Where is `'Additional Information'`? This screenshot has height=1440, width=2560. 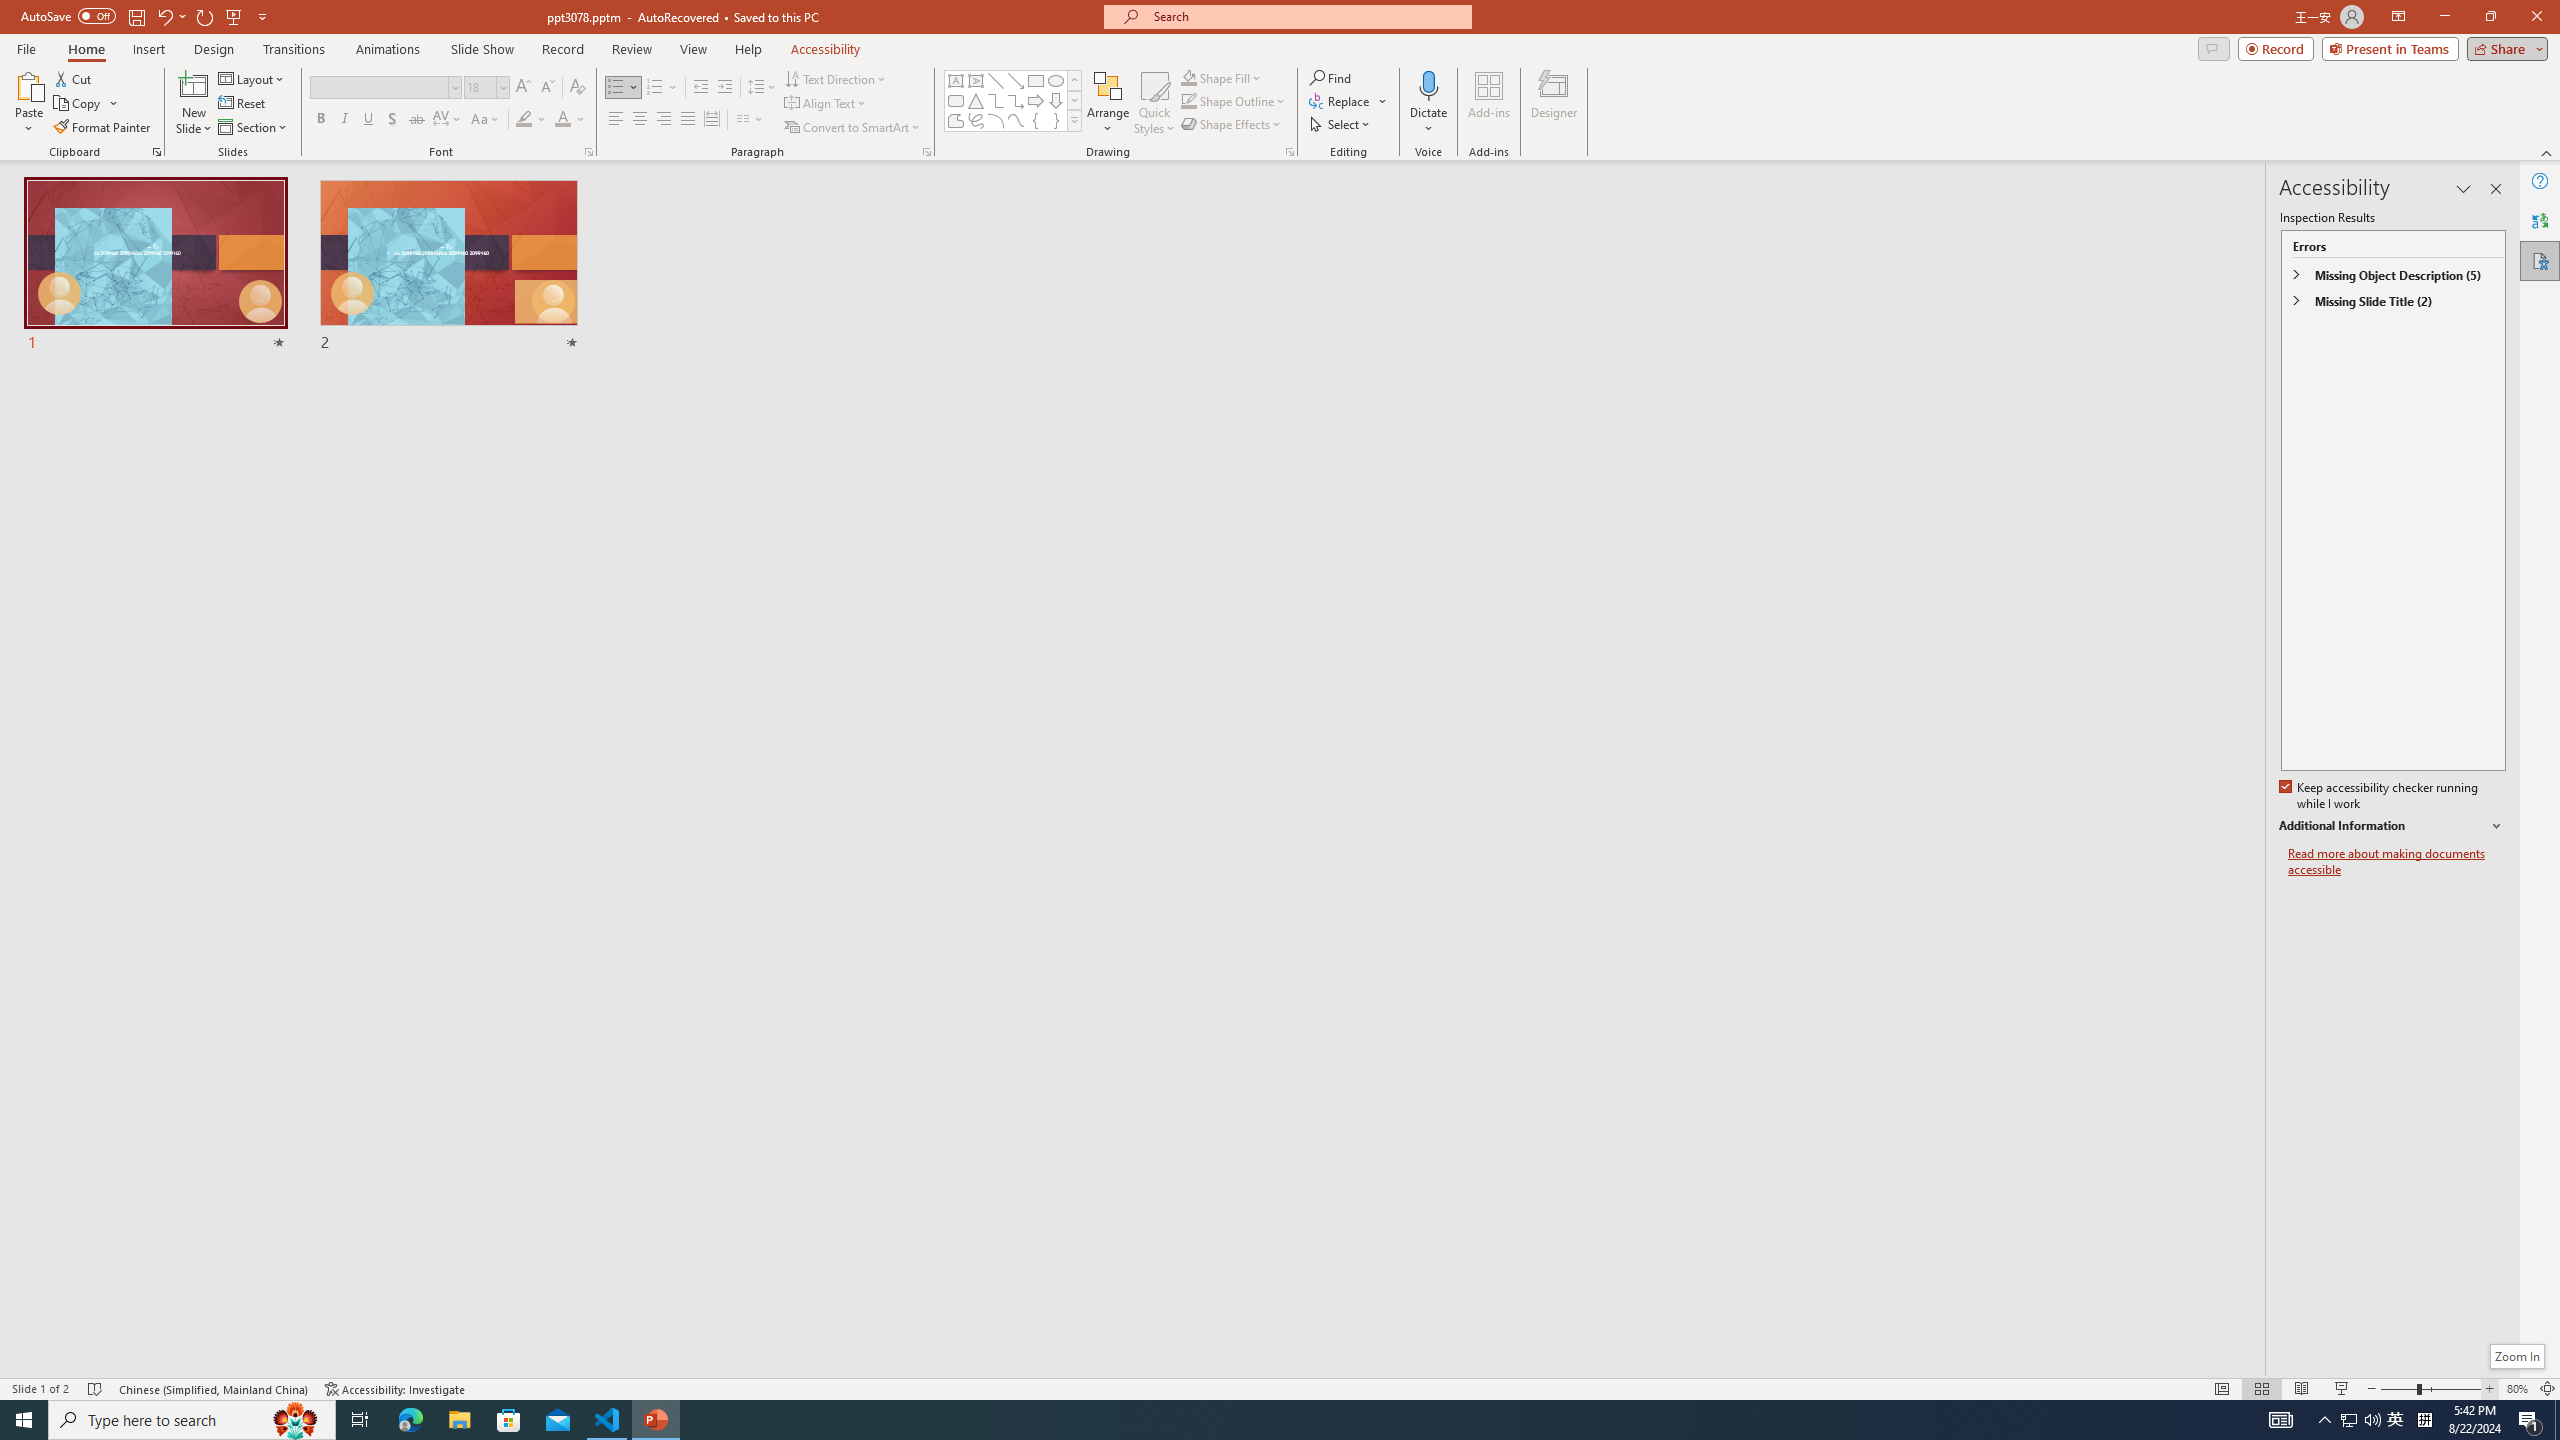 'Additional Information' is located at coordinates (2392, 826).